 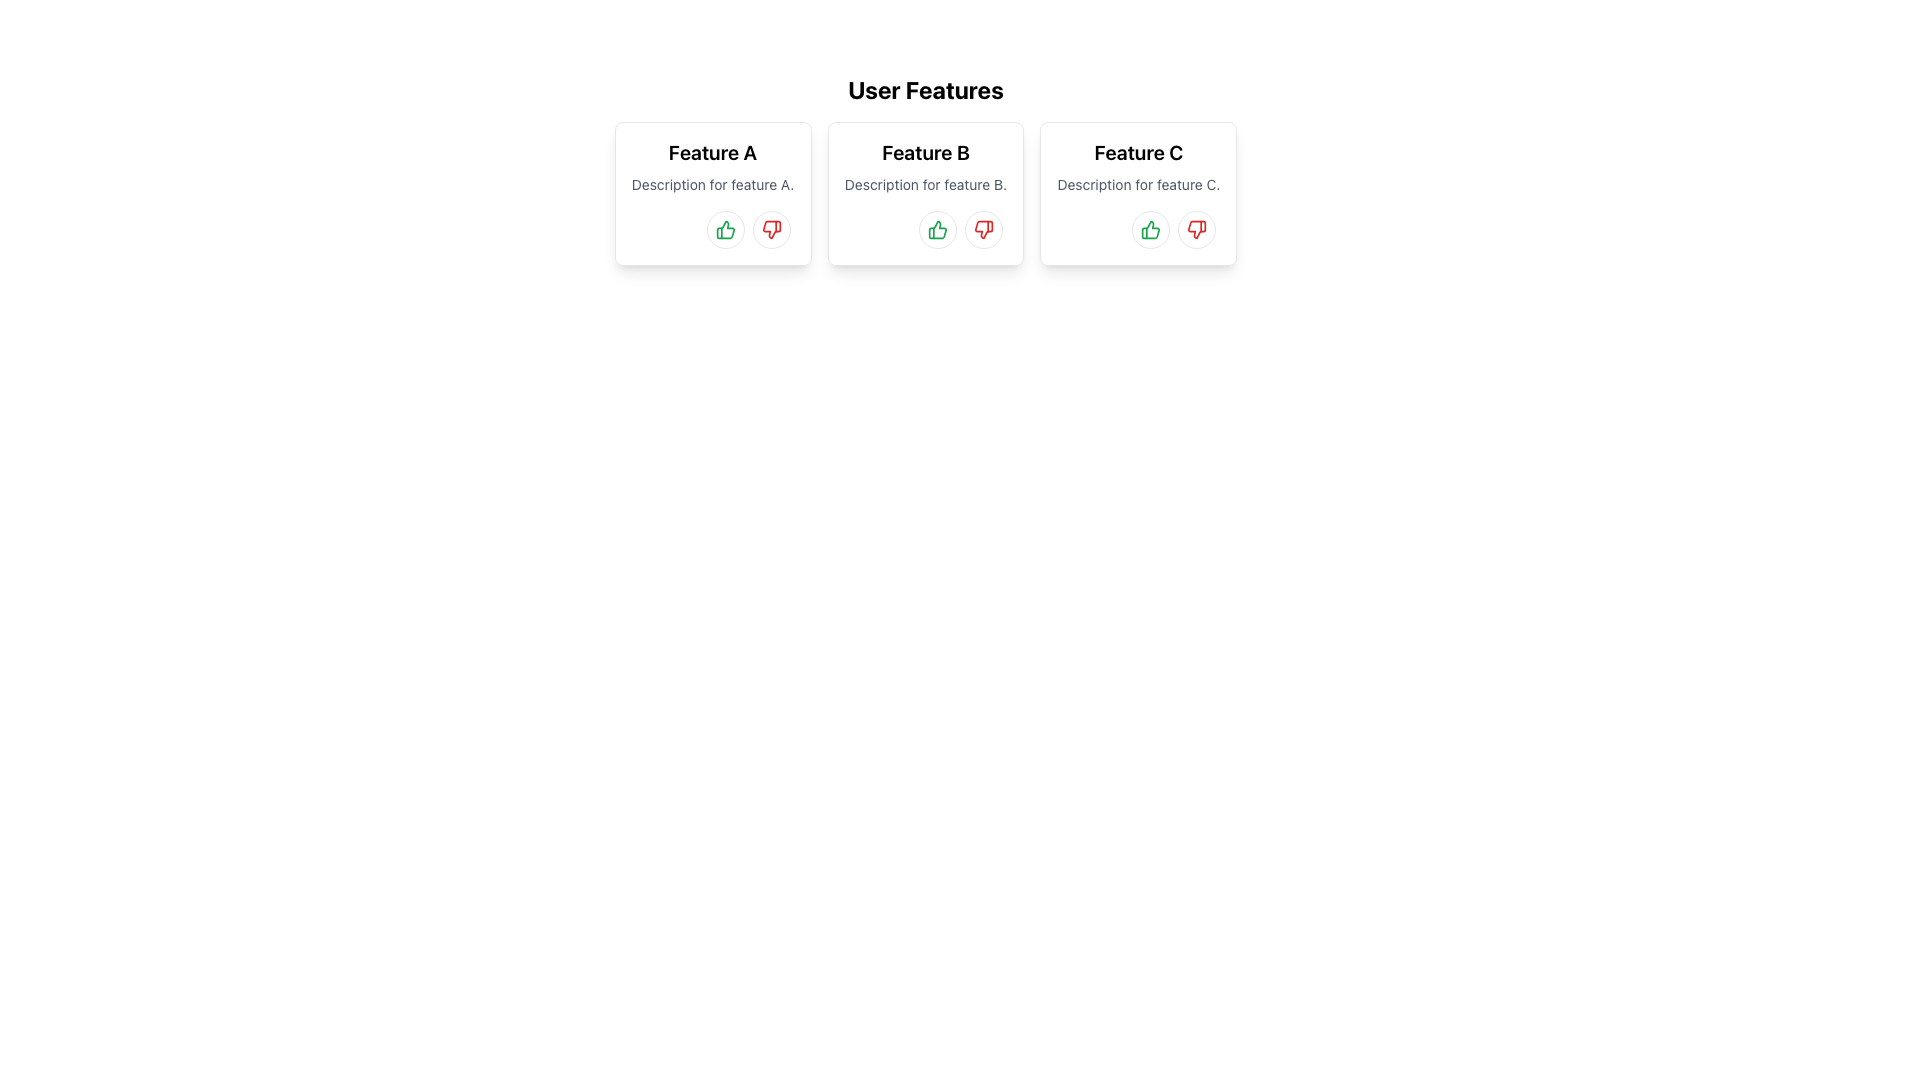 I want to click on the circular button with a green thumbs-up icon located at the bottom-right area of the 'Feature A' card to observe the hover effects, so click(x=724, y=229).